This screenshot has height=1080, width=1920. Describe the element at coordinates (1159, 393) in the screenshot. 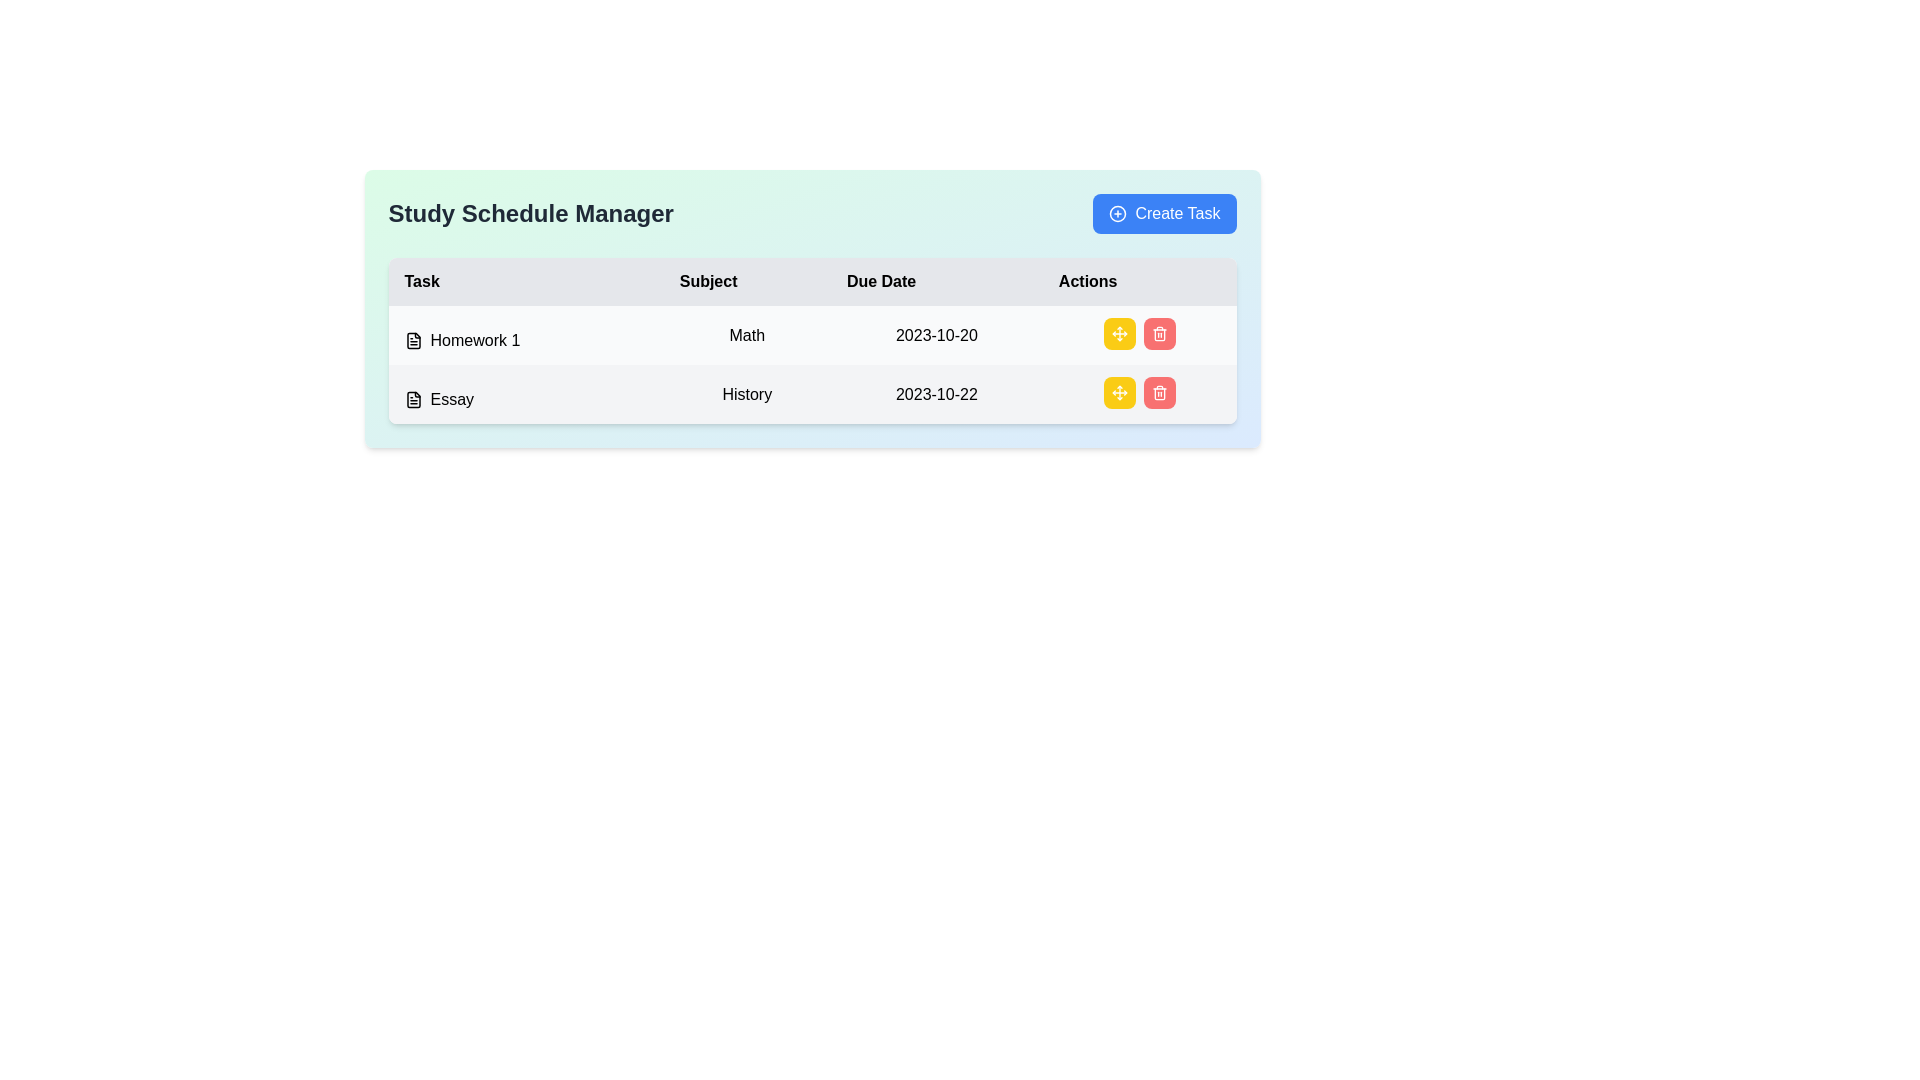

I see `the trash bin icon button, which is styled with a red circular background and white strokes, located in the second row of the Actions column` at that location.